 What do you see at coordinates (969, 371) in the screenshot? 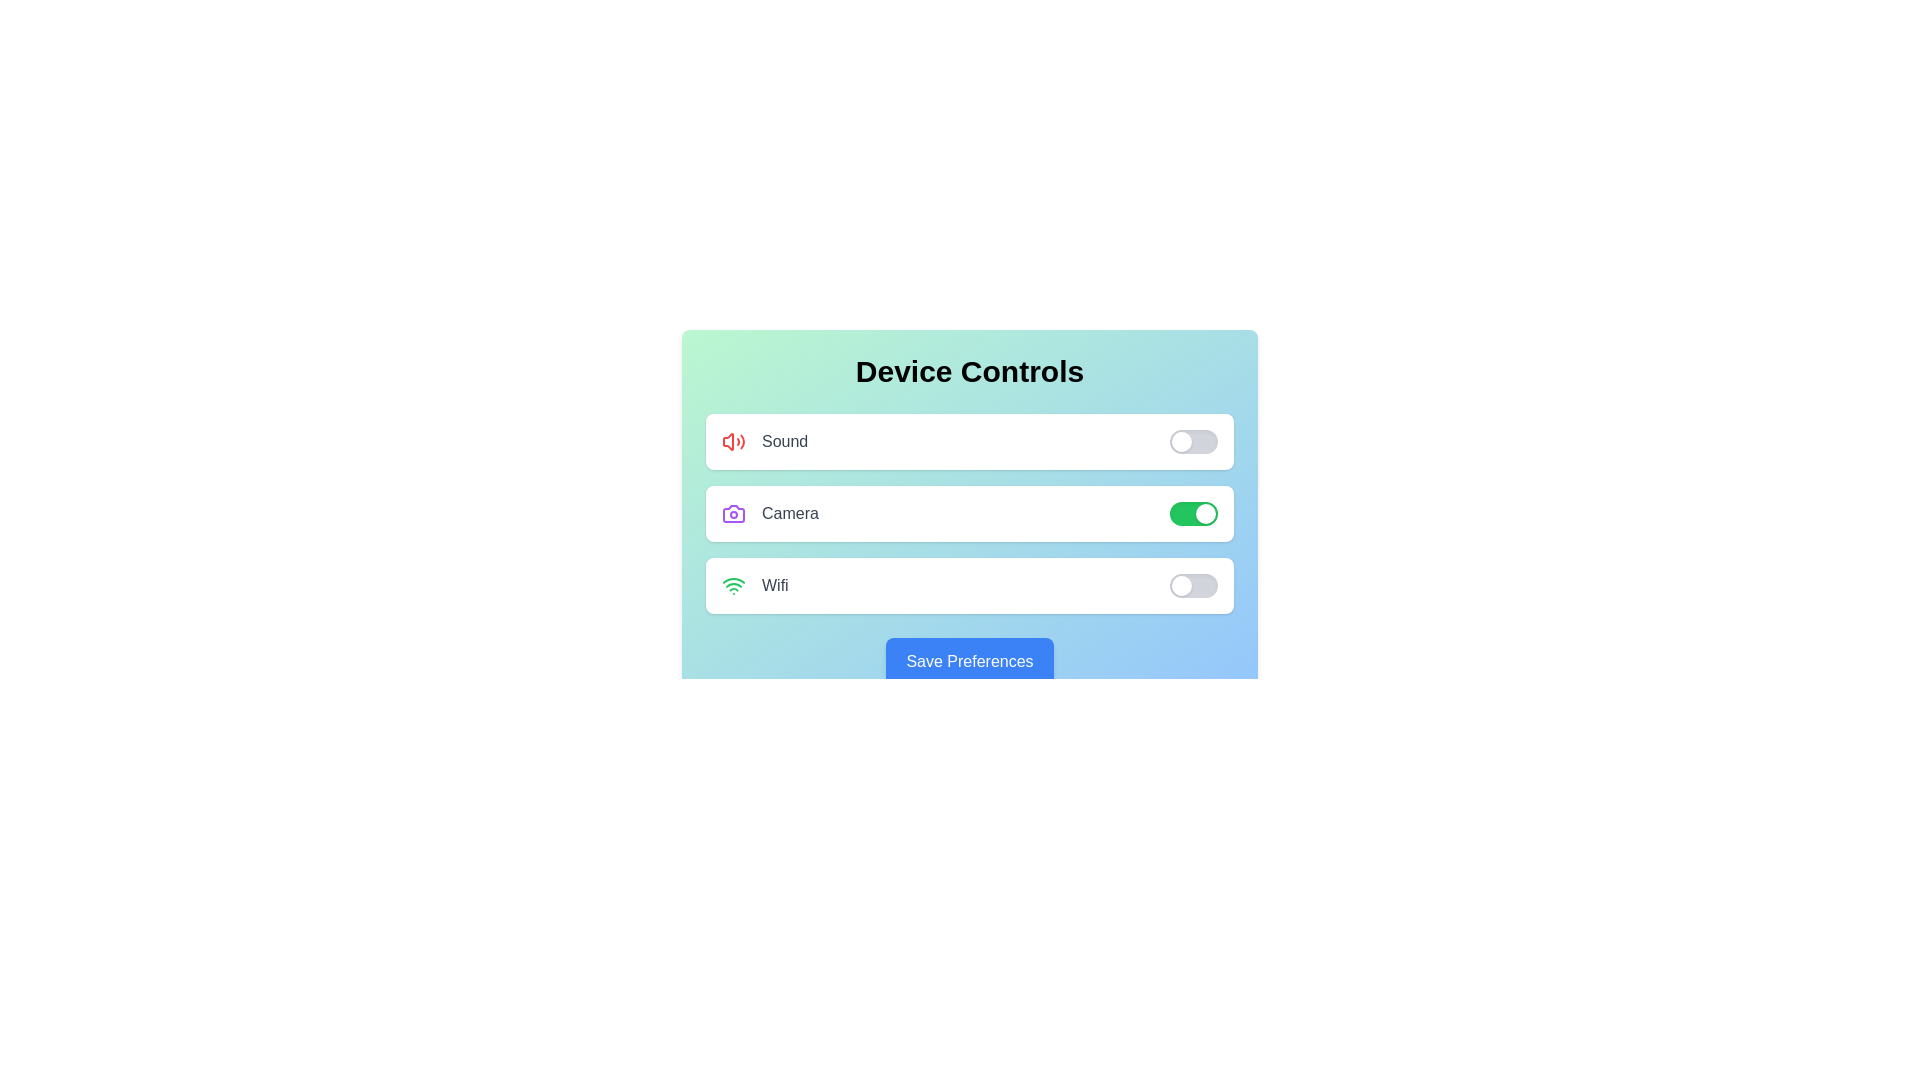
I see `the 'Device Controls' heading to read it` at bounding box center [969, 371].